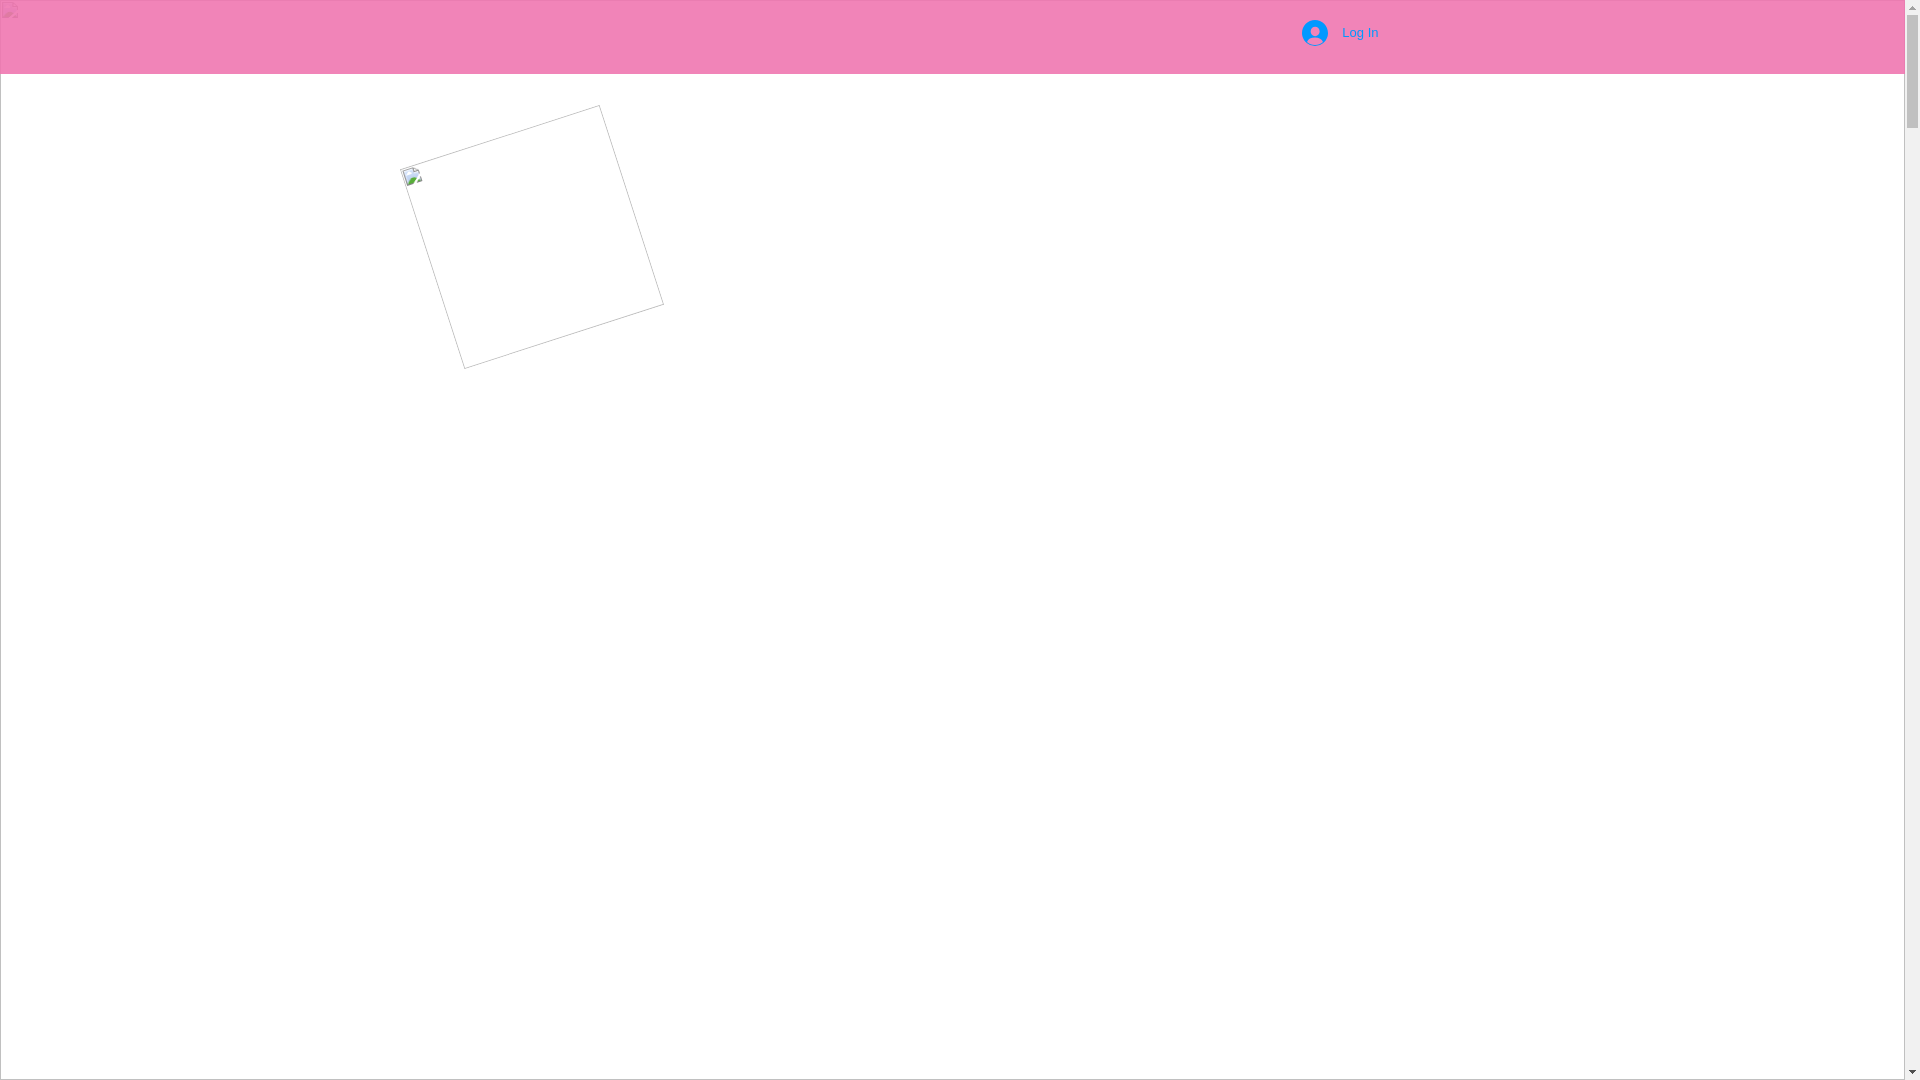  What do you see at coordinates (1339, 33) in the screenshot?
I see `'Log In'` at bounding box center [1339, 33].